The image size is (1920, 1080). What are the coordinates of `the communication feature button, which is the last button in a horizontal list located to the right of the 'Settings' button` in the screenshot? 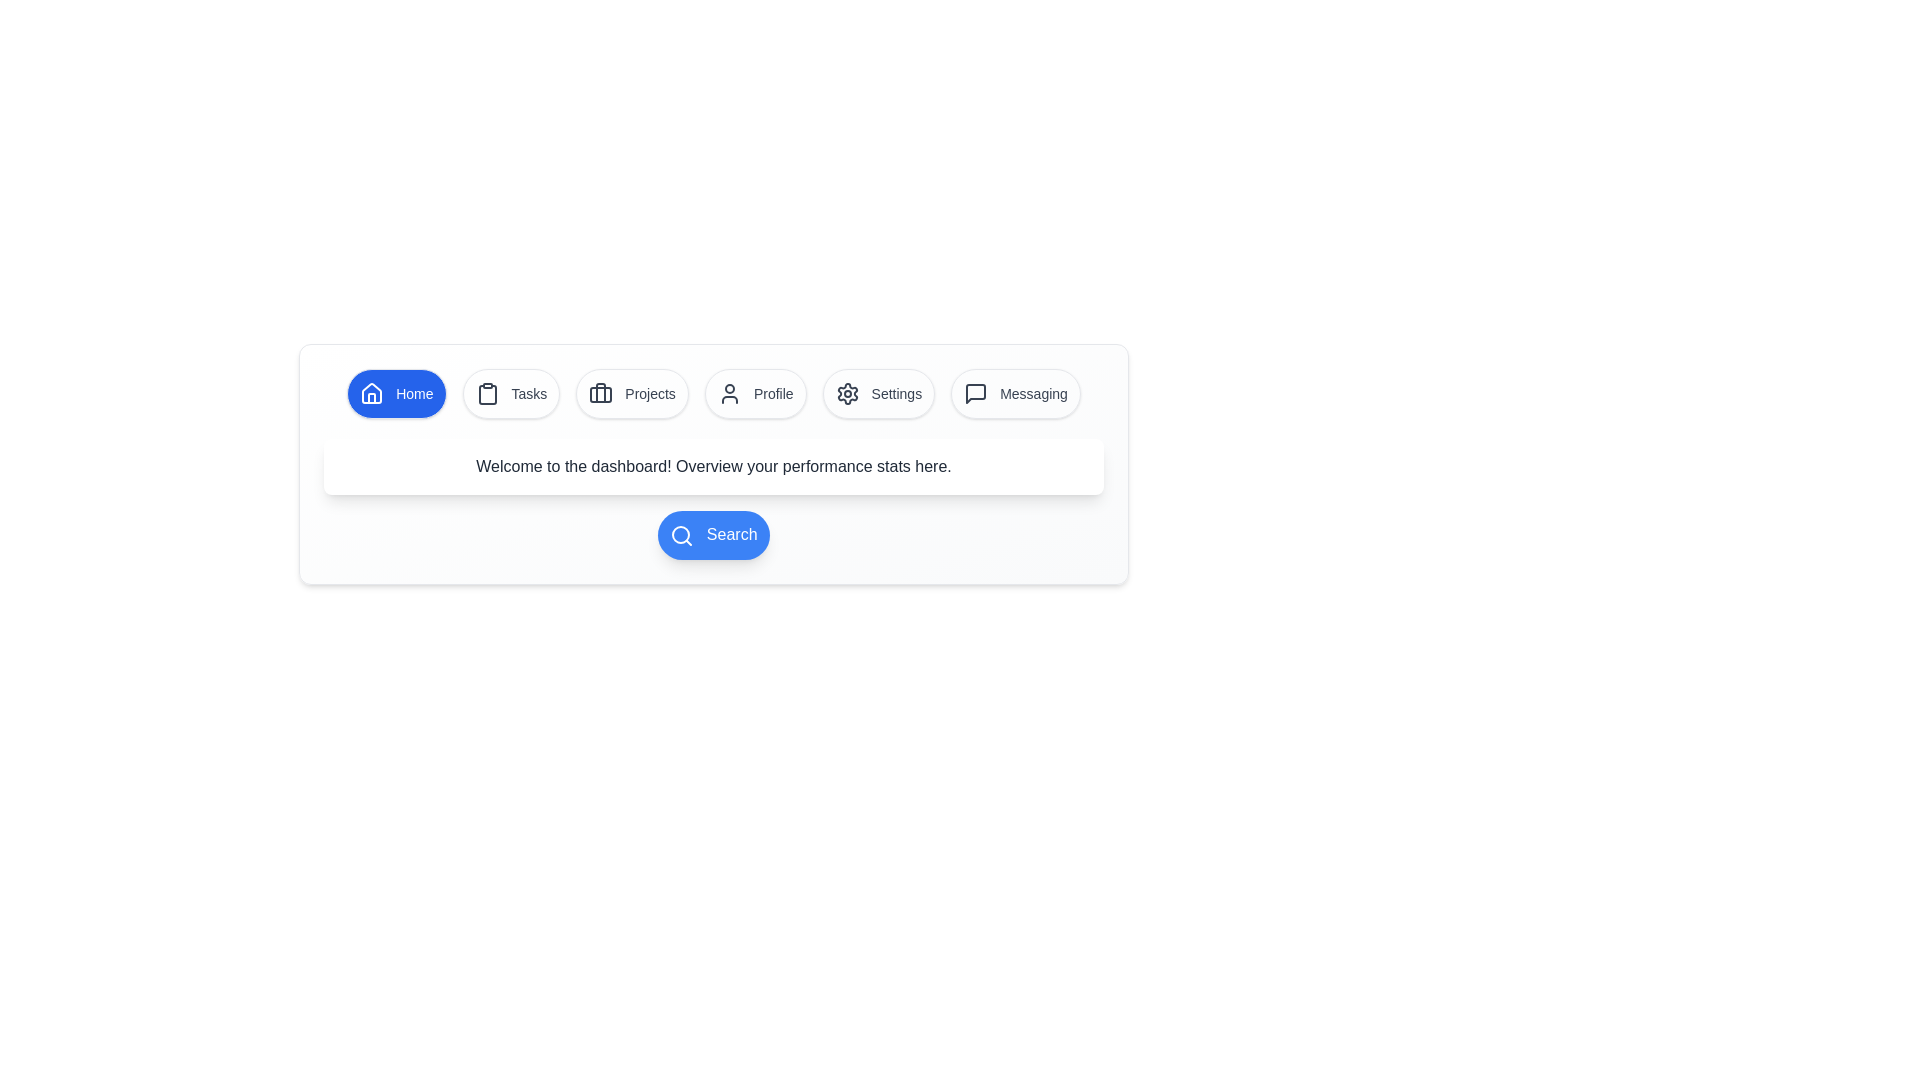 It's located at (1016, 393).